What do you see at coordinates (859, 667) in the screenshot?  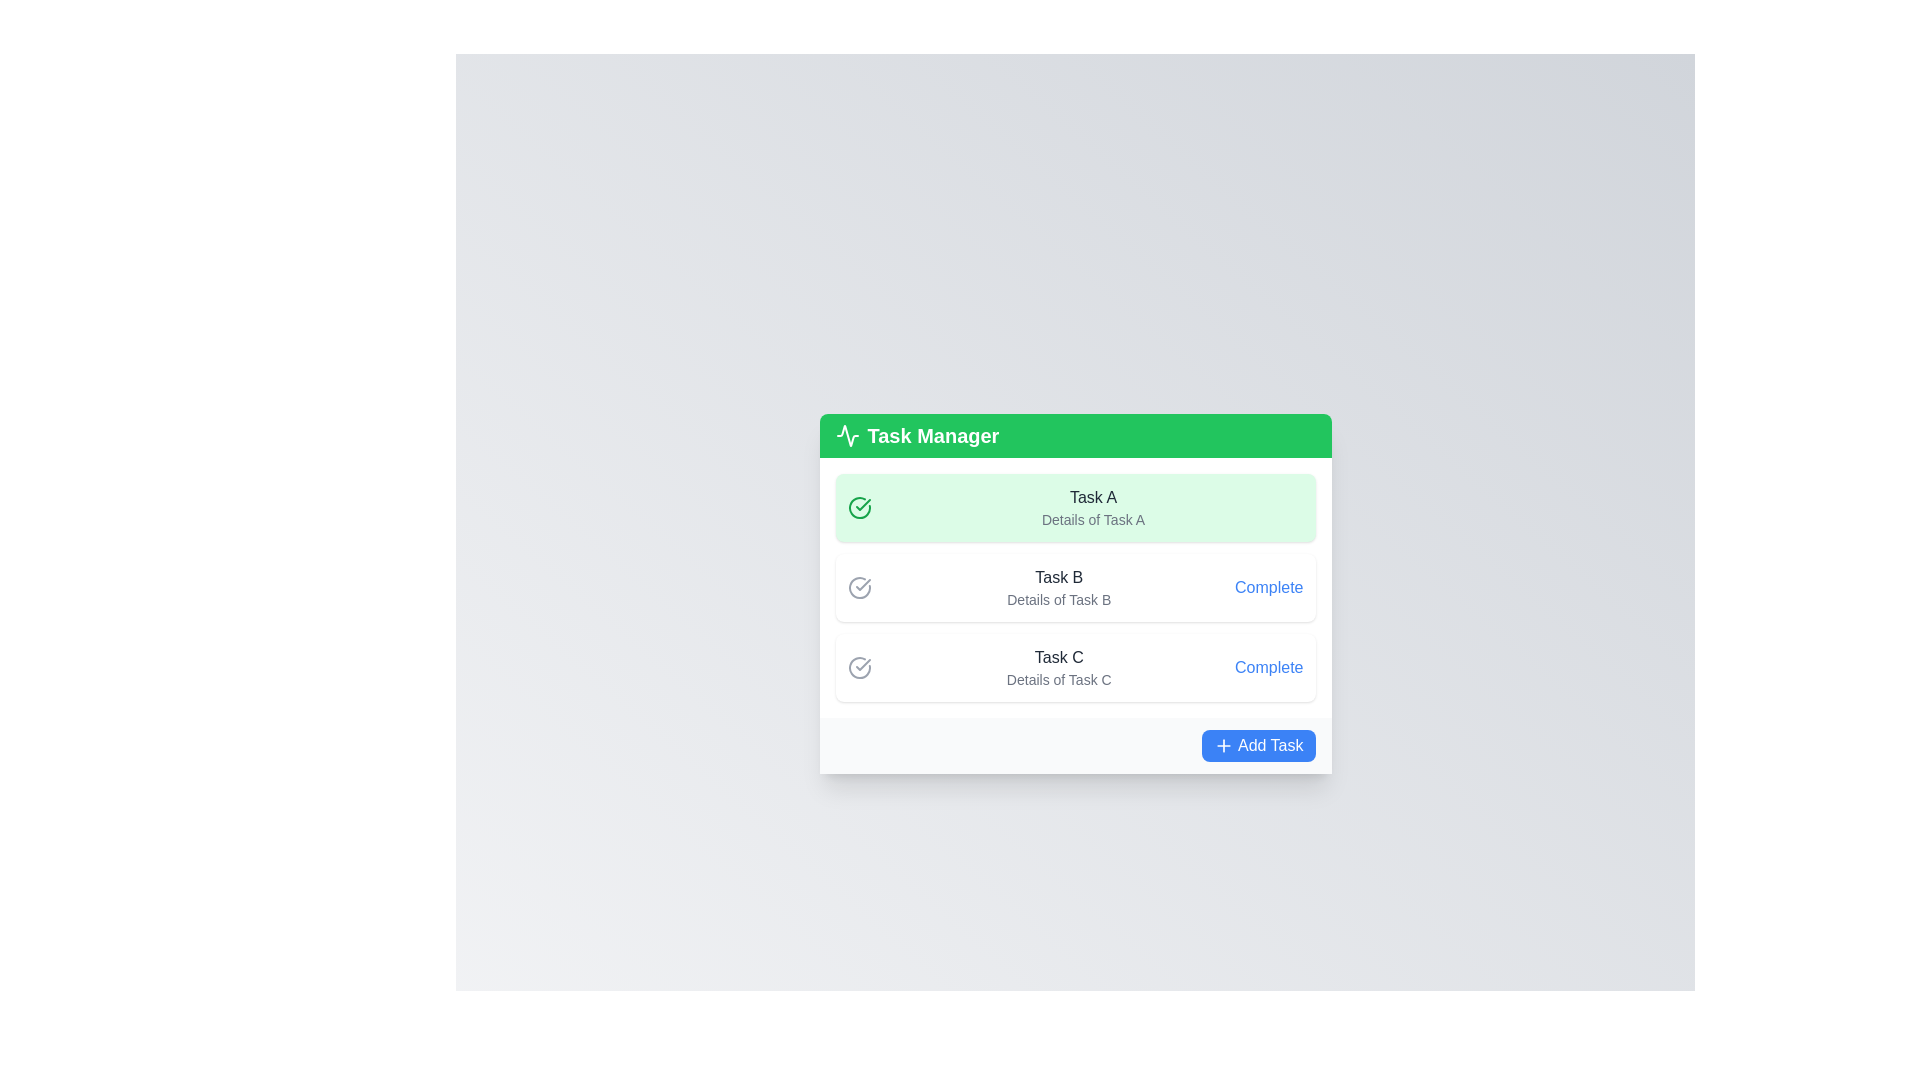 I see `the SVG icon (circle with checkmark) that indicates the status of 'Task C' in the Task Manager section` at bounding box center [859, 667].